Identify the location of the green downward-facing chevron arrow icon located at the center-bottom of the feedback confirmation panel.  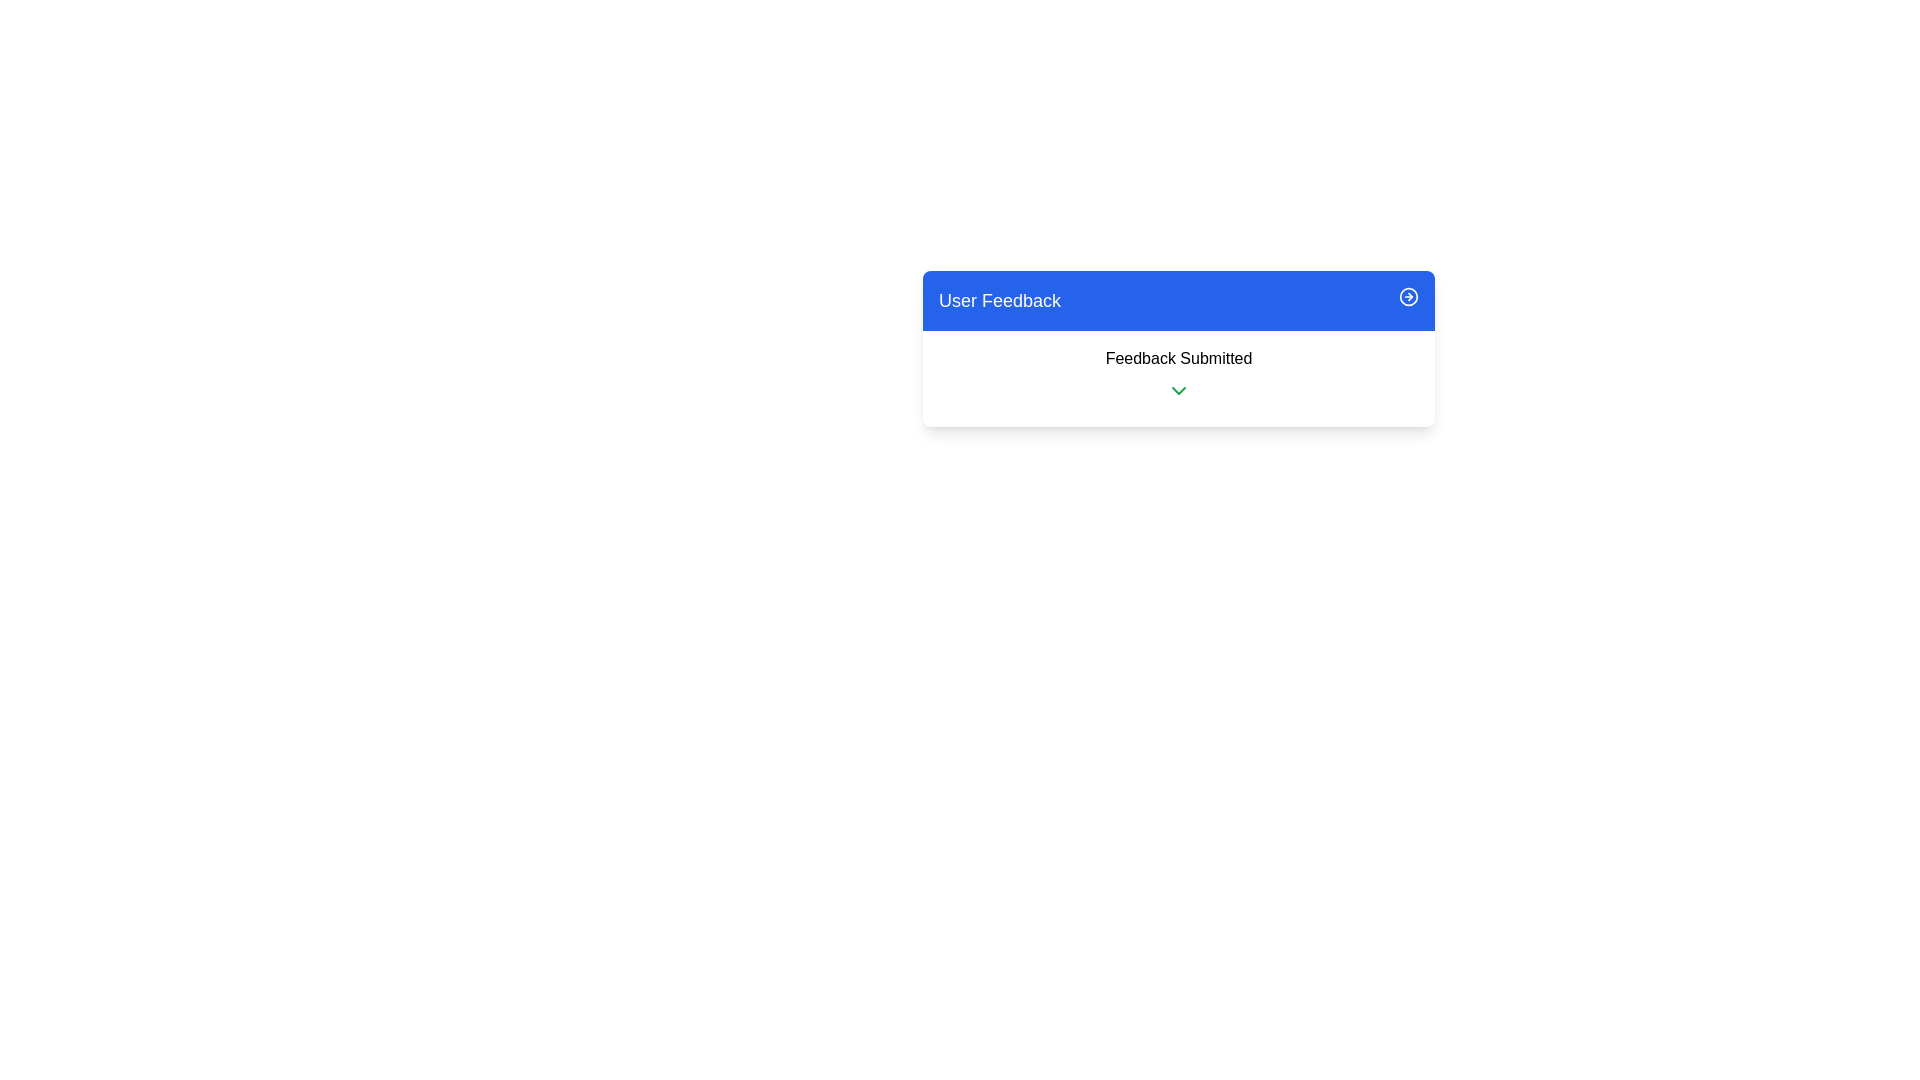
(1179, 390).